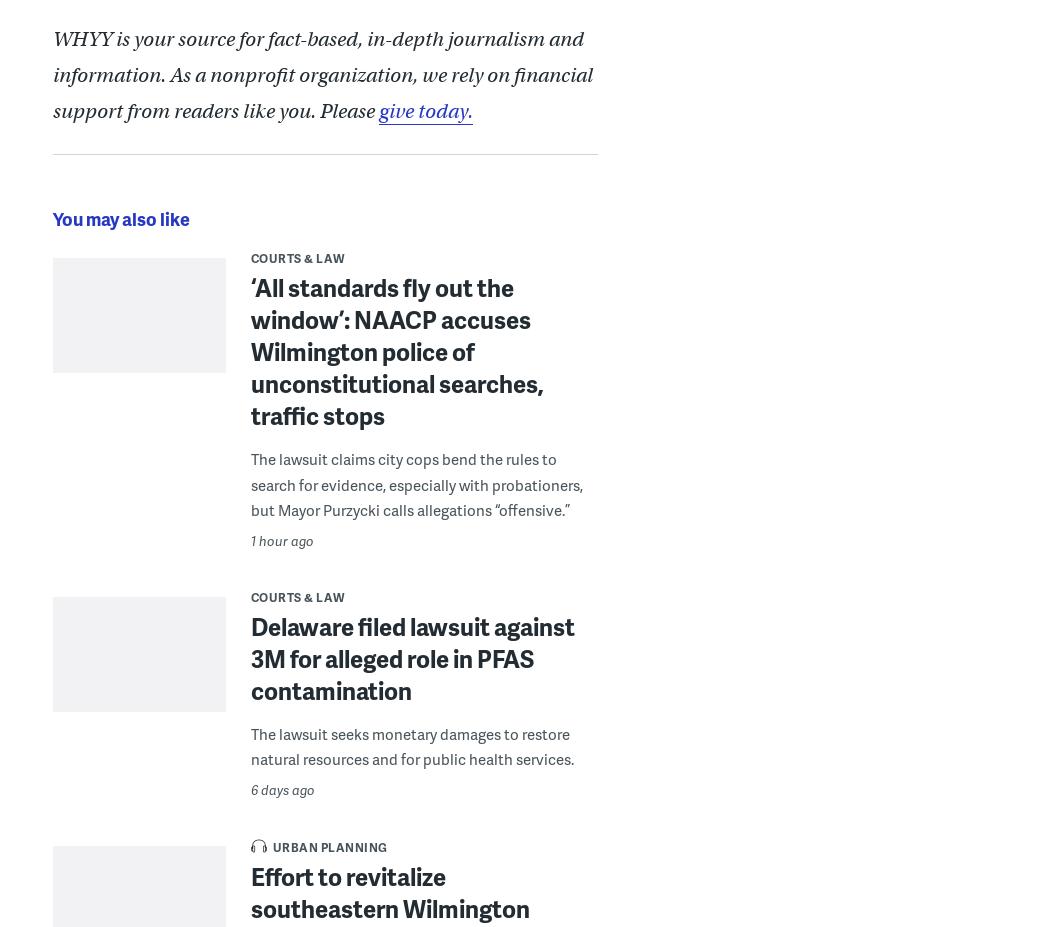  I want to click on 'The lawsuit seeks monetary damages to restore natural resources and for public health services.', so click(250, 744).